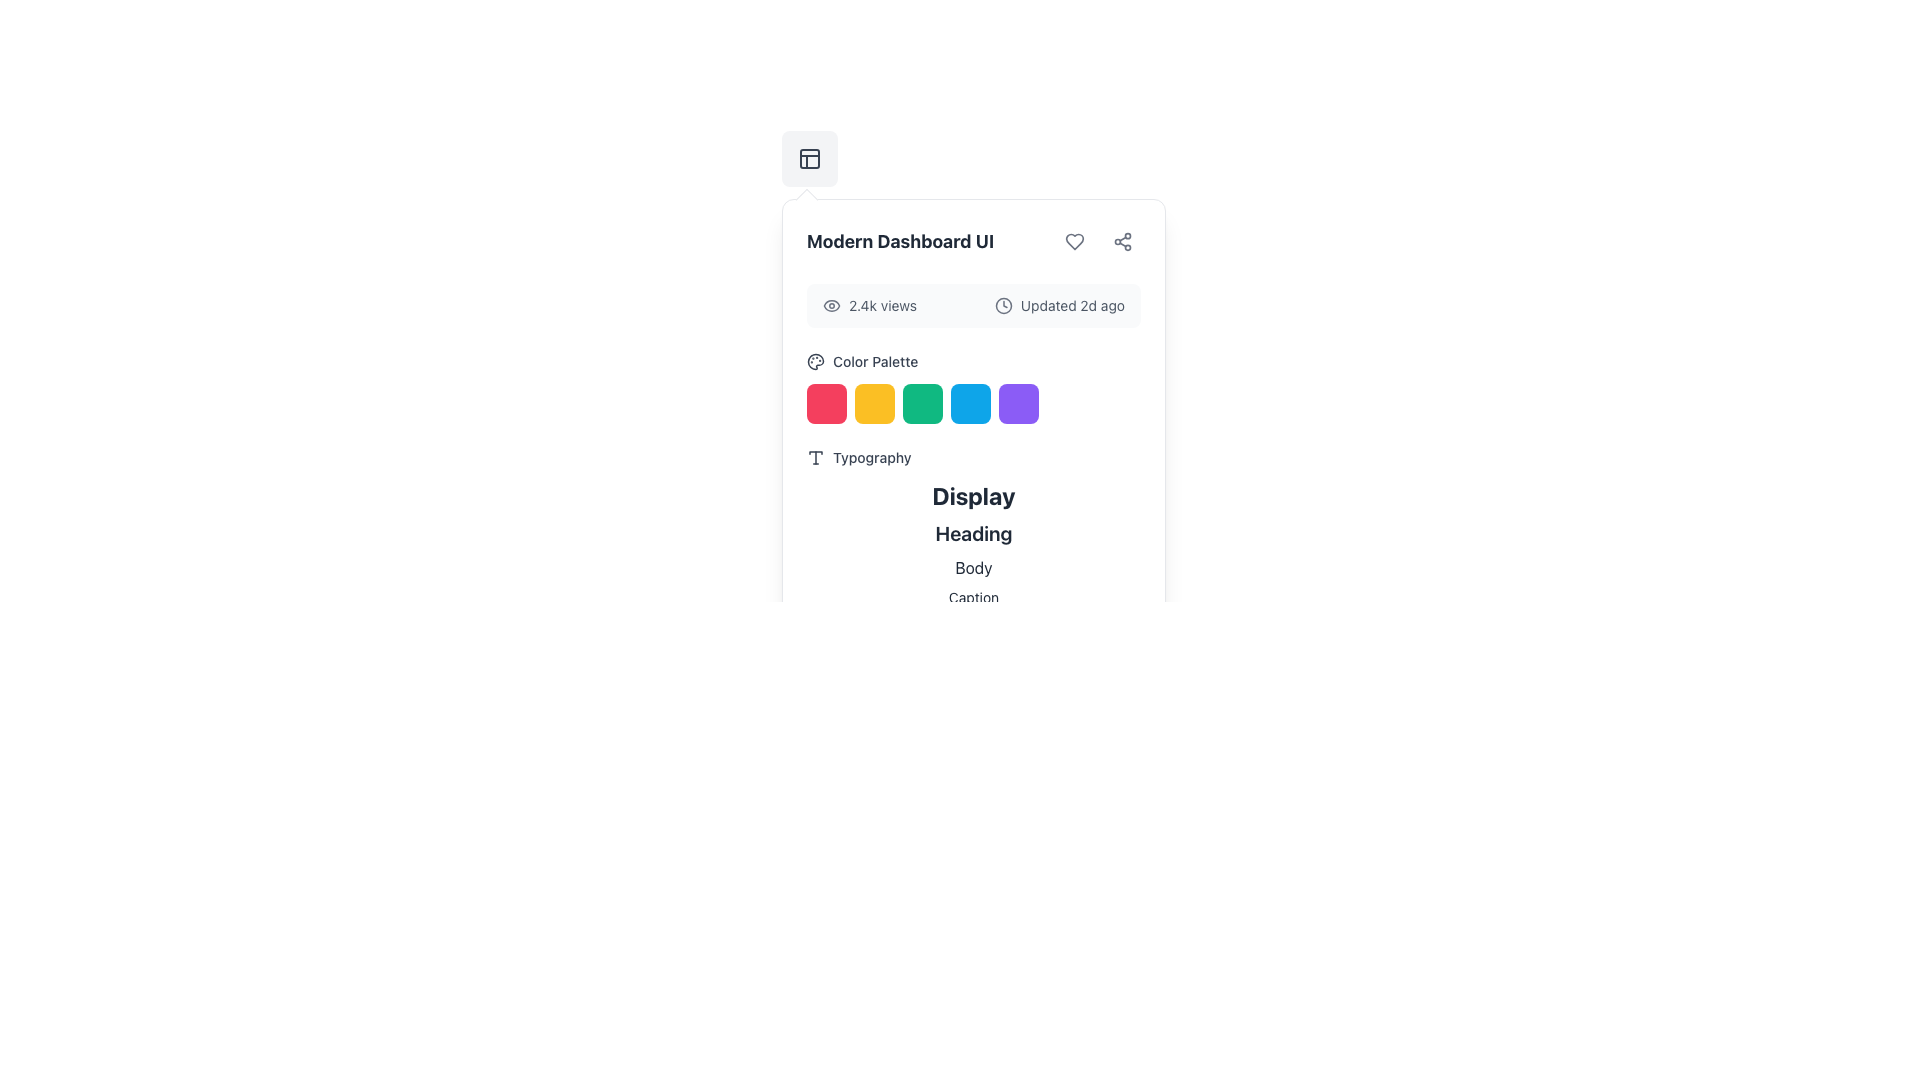  I want to click on the prominent label that categorizes or emphasizes the content below it, positioned centrally near the top of the visible layout region, so click(974, 495).